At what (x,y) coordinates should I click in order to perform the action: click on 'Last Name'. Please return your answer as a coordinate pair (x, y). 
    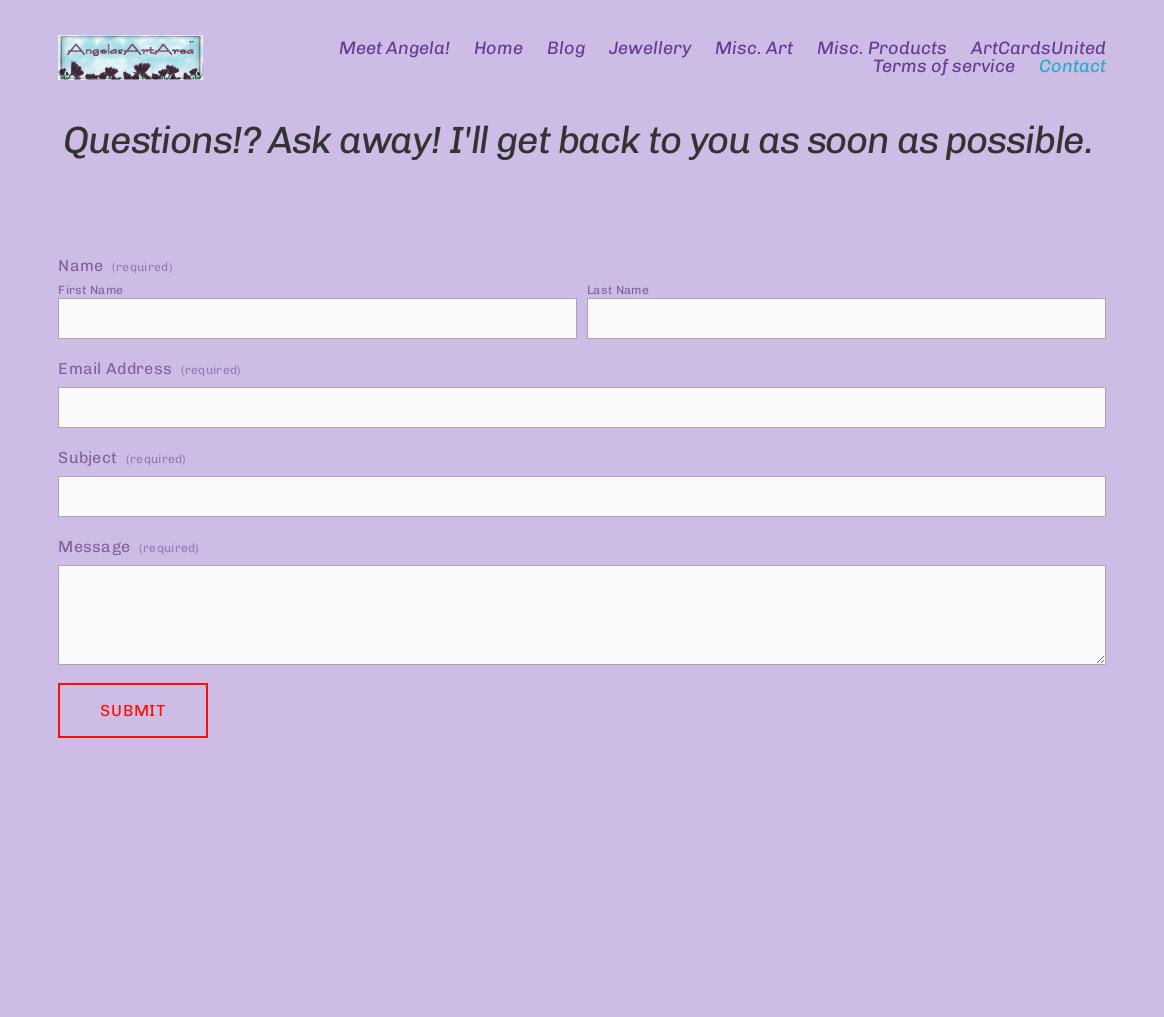
    Looking at the image, I should click on (617, 289).